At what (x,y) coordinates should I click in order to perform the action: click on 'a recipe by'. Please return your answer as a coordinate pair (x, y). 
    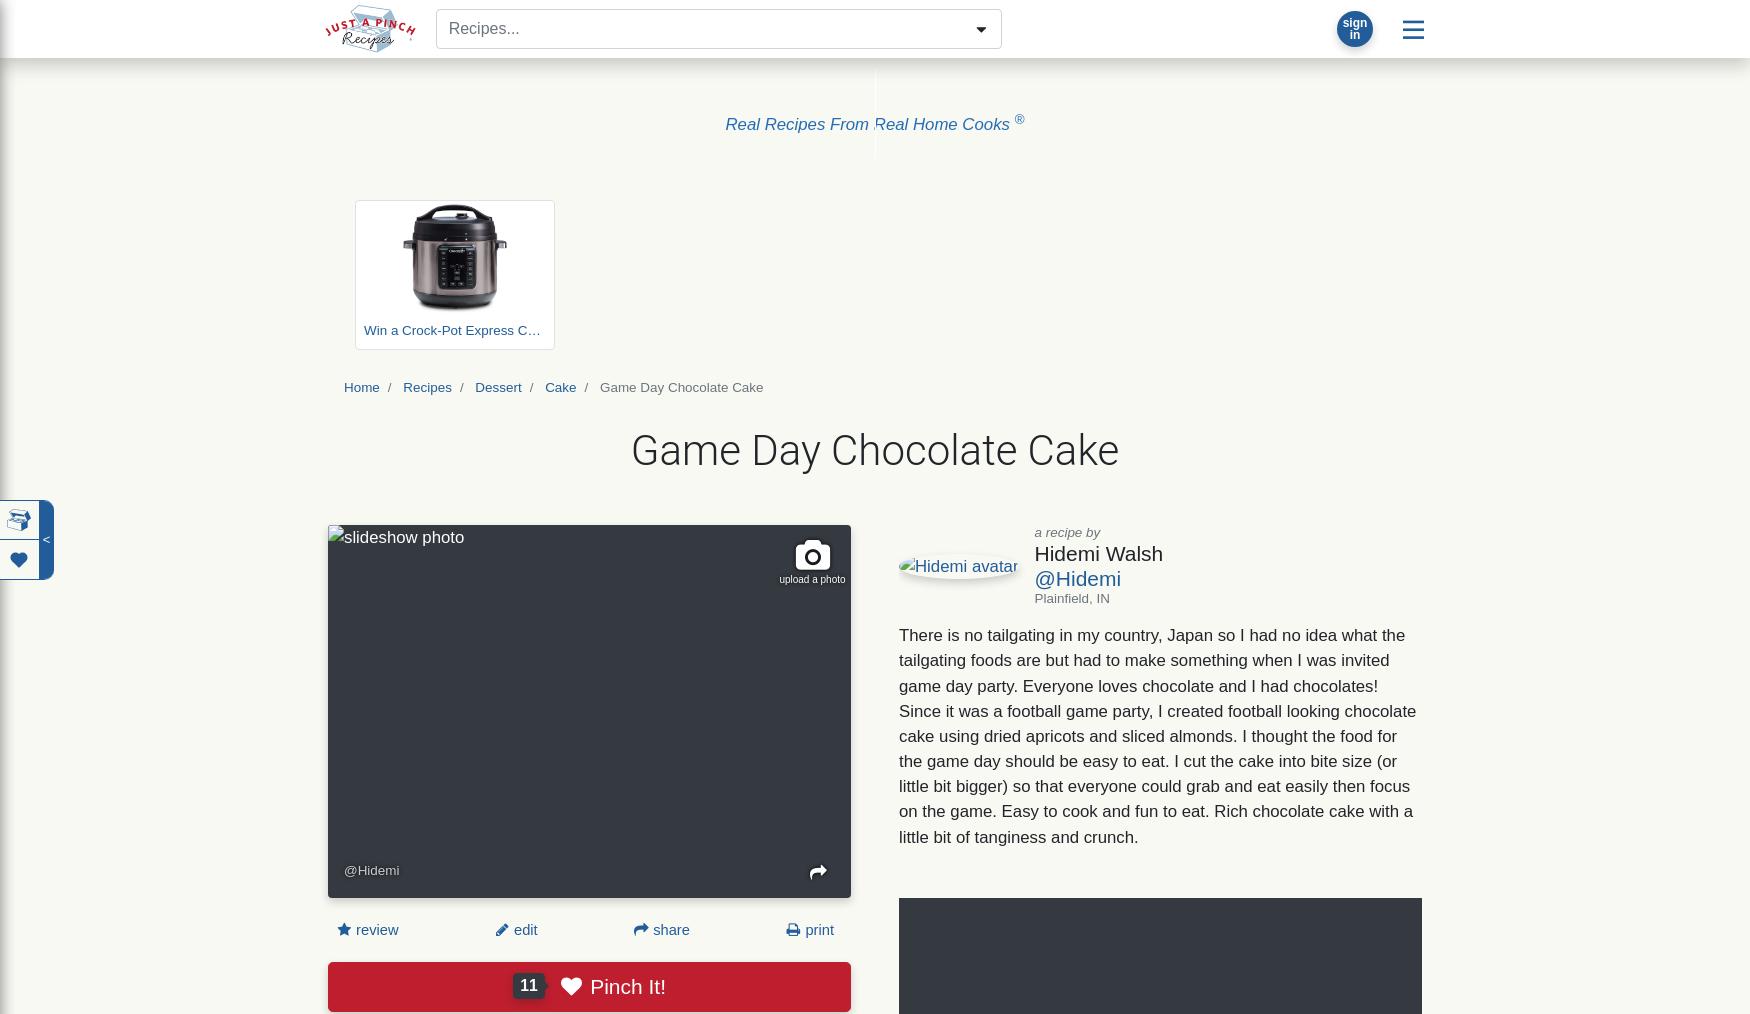
    Looking at the image, I should click on (1066, 530).